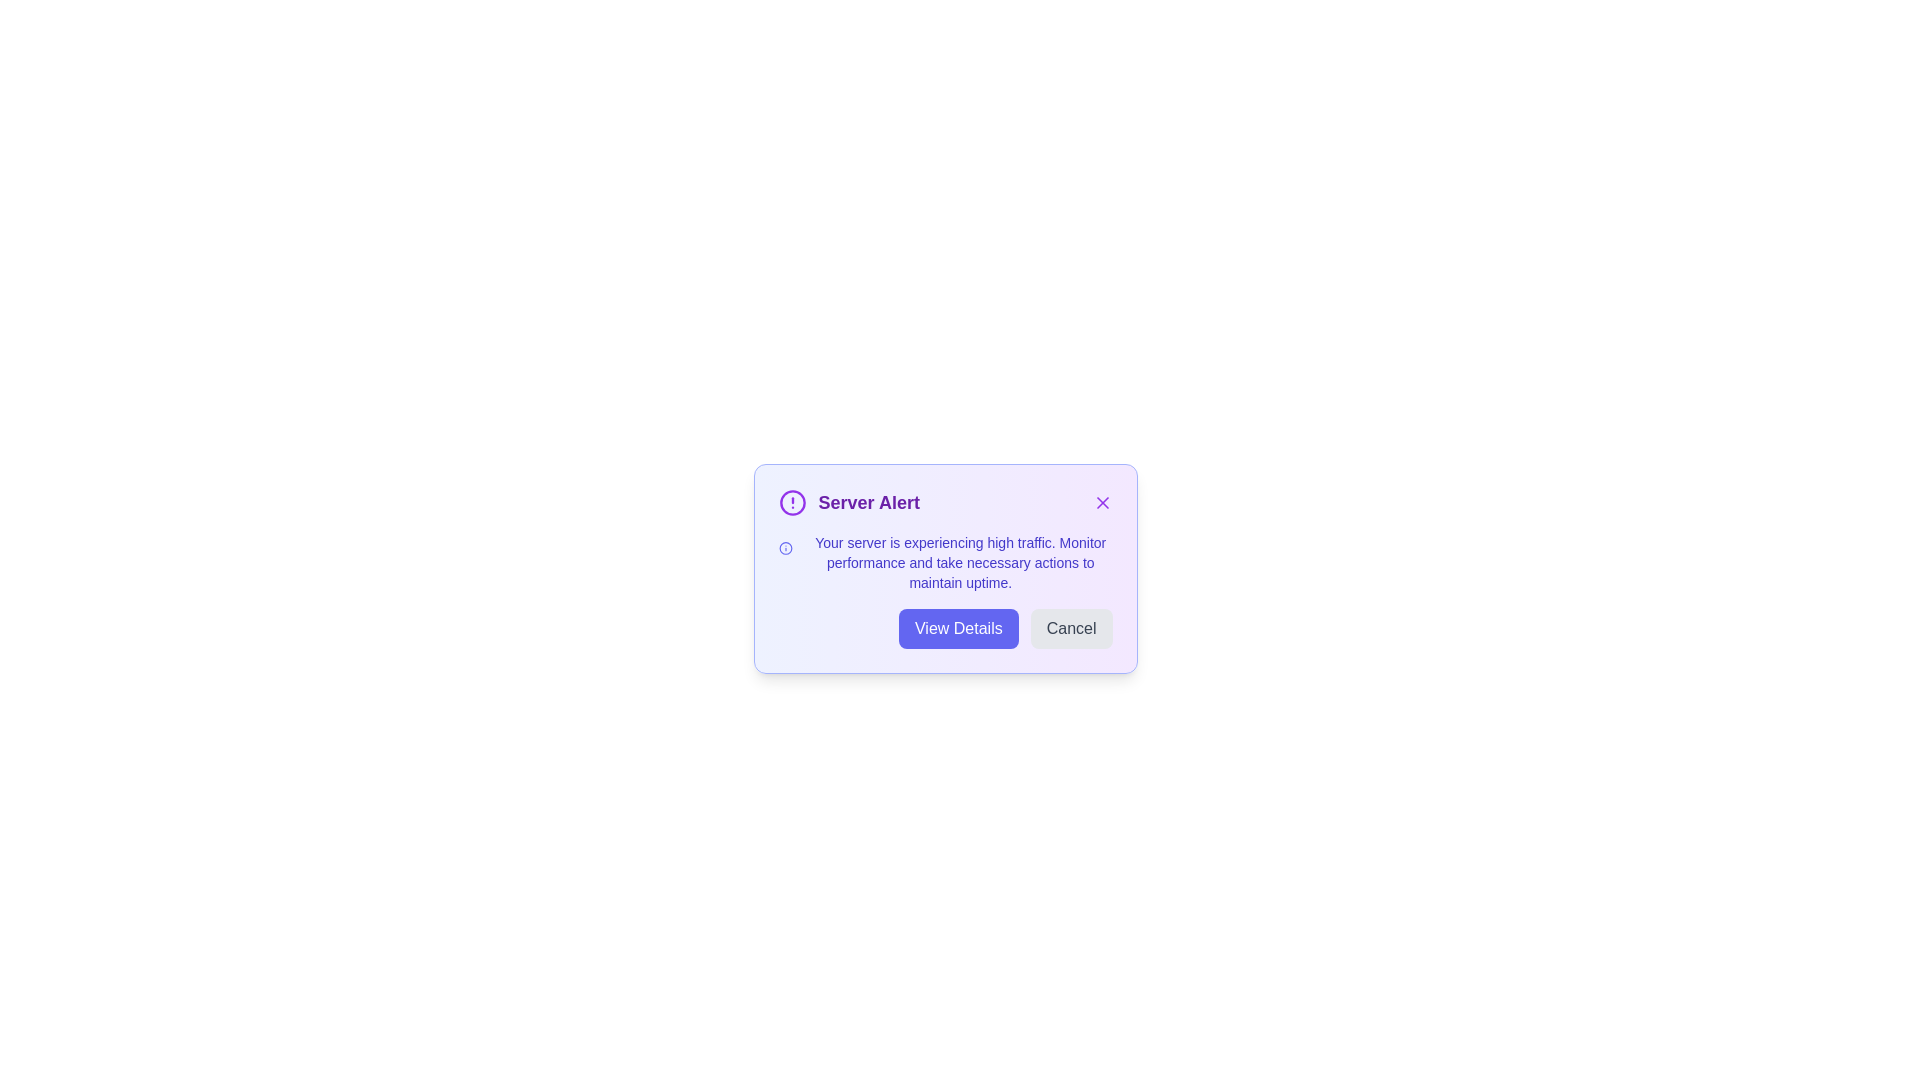  Describe the element at coordinates (957, 627) in the screenshot. I see `the 'View Details' button to proceed` at that location.